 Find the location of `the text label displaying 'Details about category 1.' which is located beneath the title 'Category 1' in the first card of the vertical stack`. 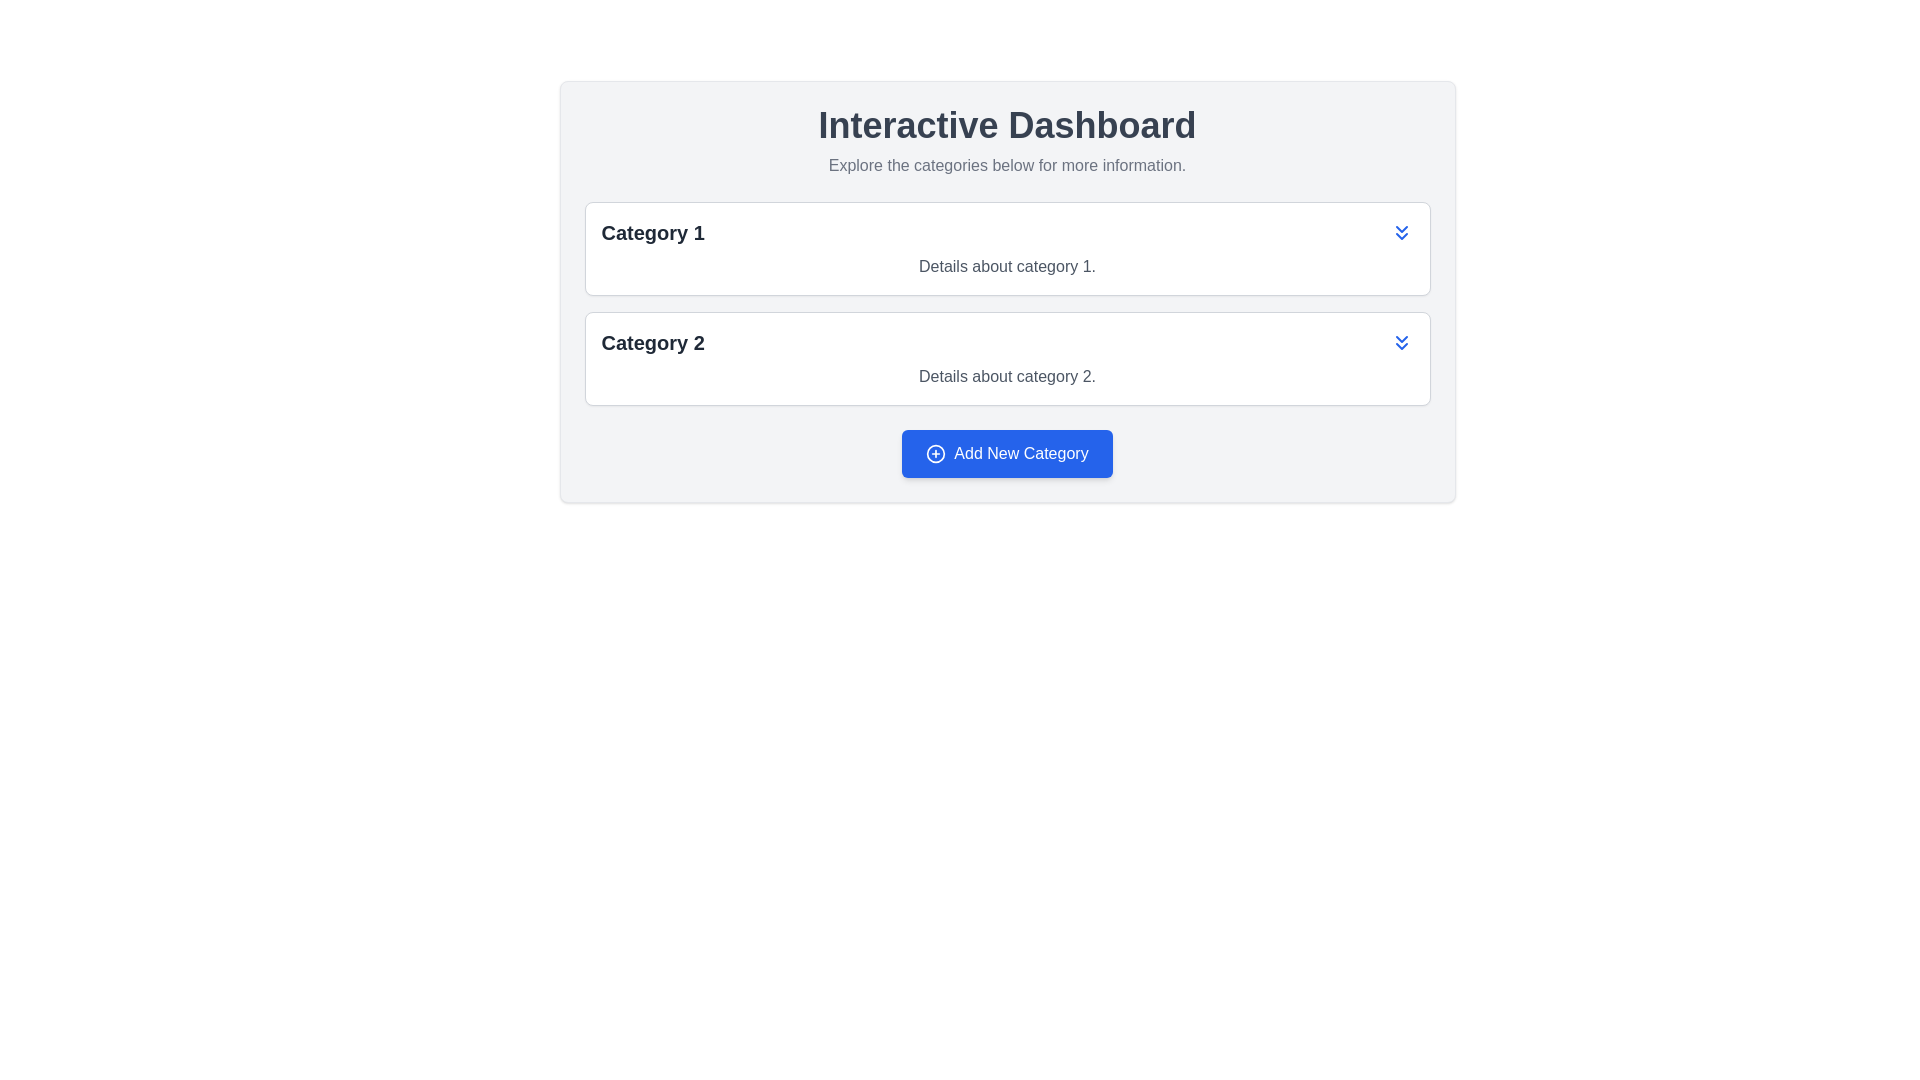

the text label displaying 'Details about category 1.' which is located beneath the title 'Category 1' in the first card of the vertical stack is located at coordinates (1007, 265).